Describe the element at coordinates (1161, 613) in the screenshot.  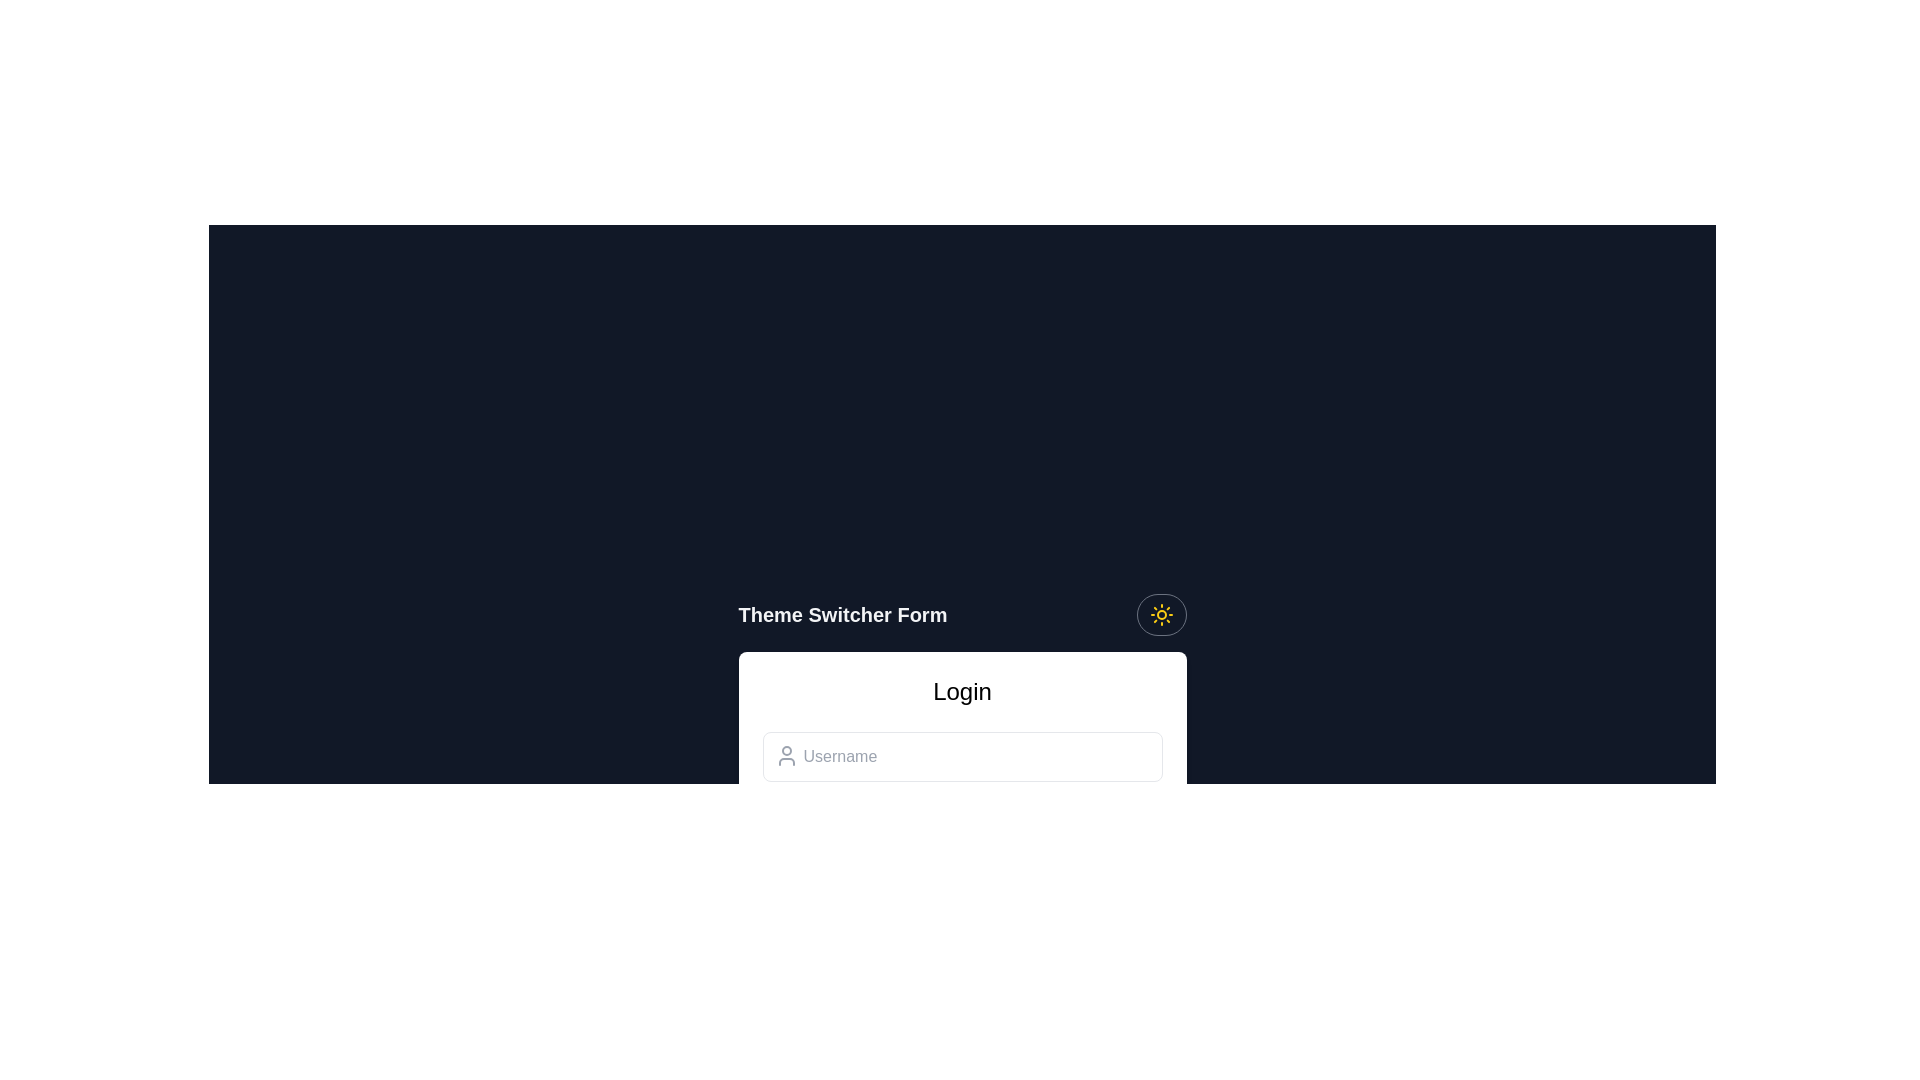
I see `the circular button with a yellow sun icon on a dark background` at that location.